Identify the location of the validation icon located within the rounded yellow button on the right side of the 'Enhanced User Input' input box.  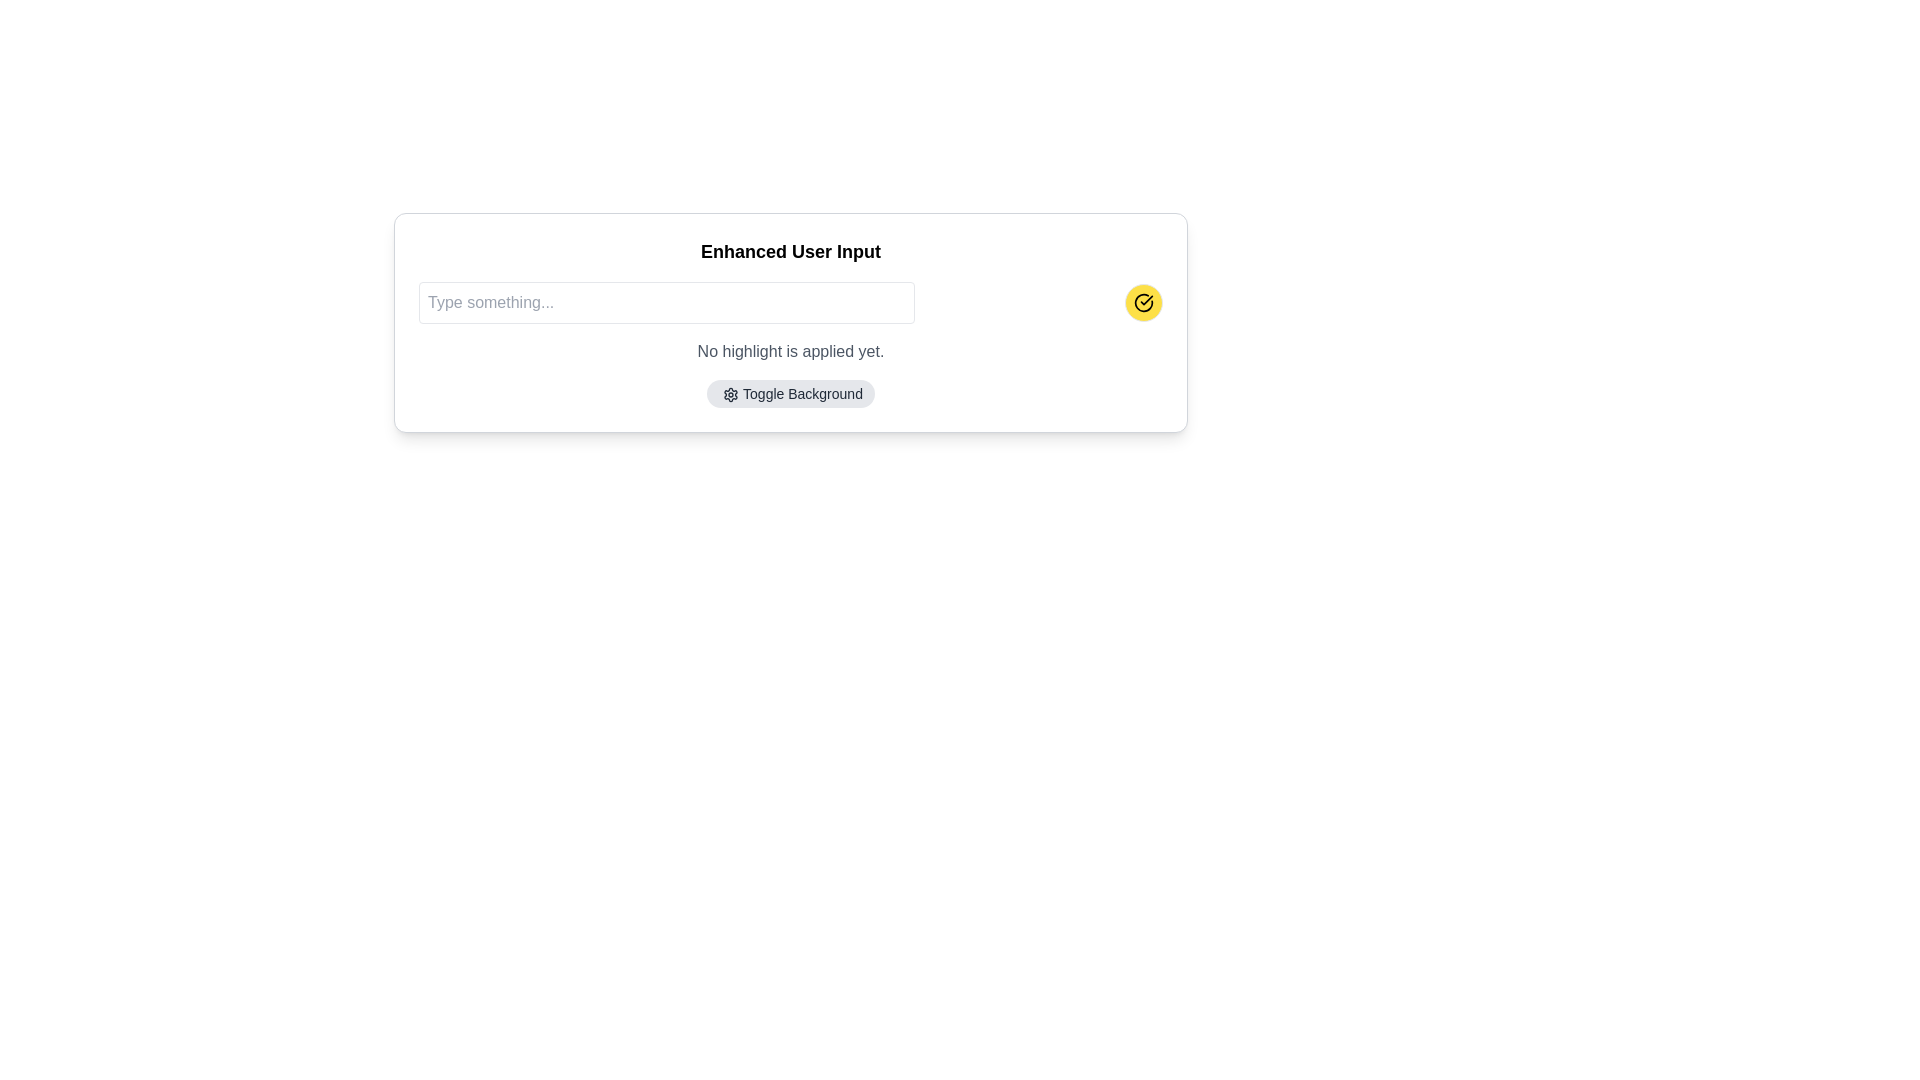
(1143, 303).